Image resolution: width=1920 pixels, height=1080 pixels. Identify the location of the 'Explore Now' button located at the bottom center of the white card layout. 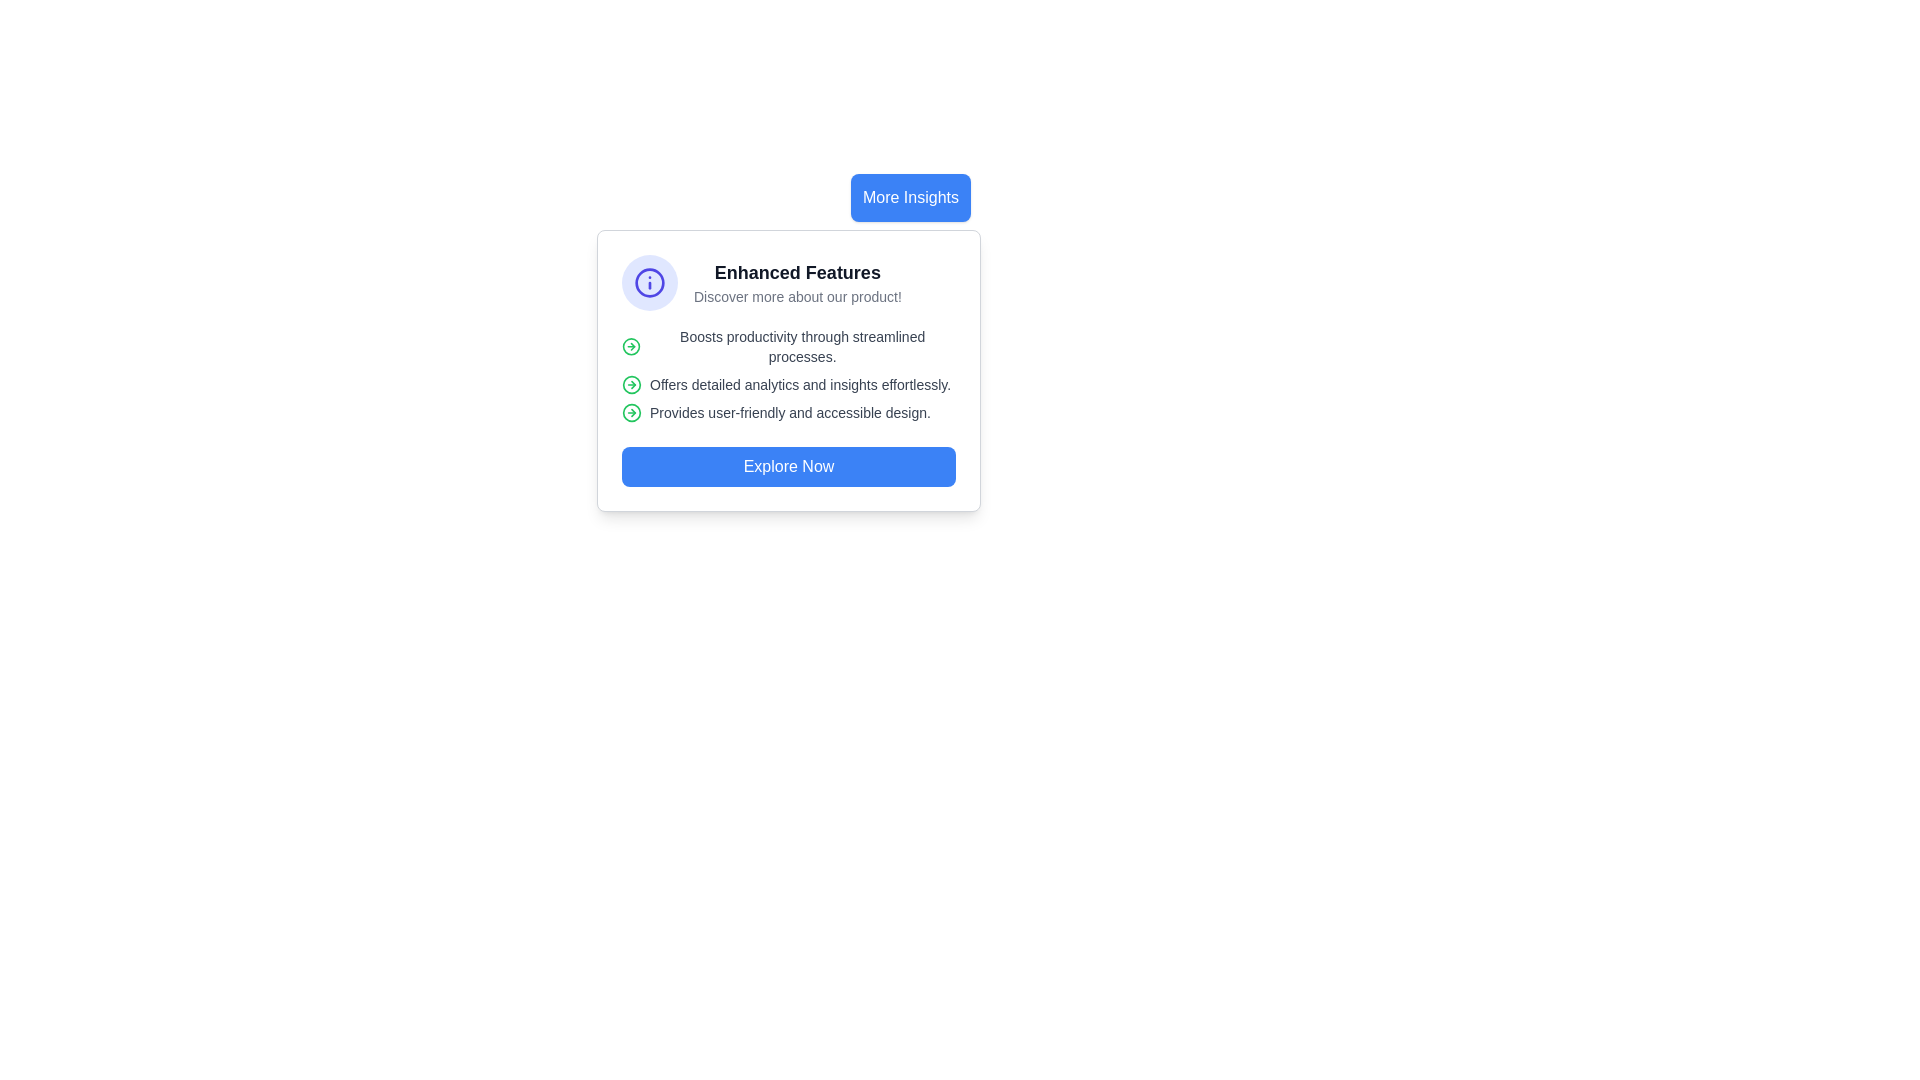
(787, 466).